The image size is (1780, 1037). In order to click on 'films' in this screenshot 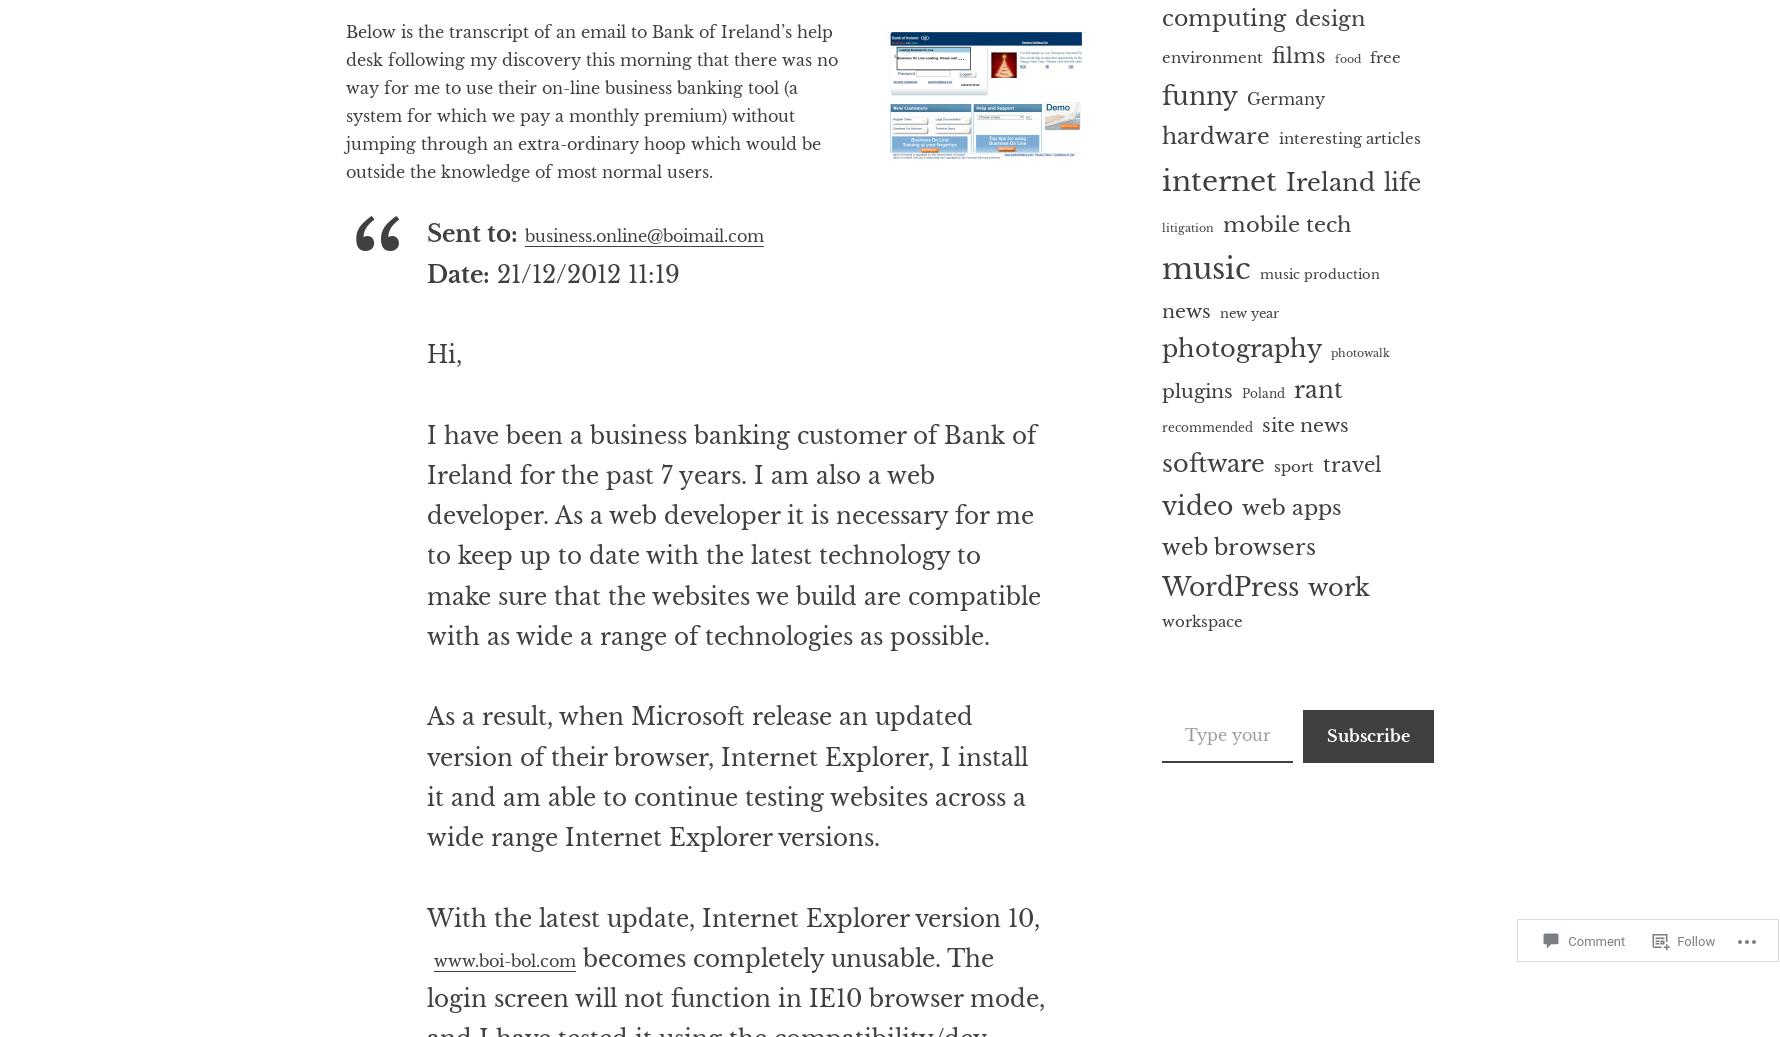, I will do `click(1298, 53)`.